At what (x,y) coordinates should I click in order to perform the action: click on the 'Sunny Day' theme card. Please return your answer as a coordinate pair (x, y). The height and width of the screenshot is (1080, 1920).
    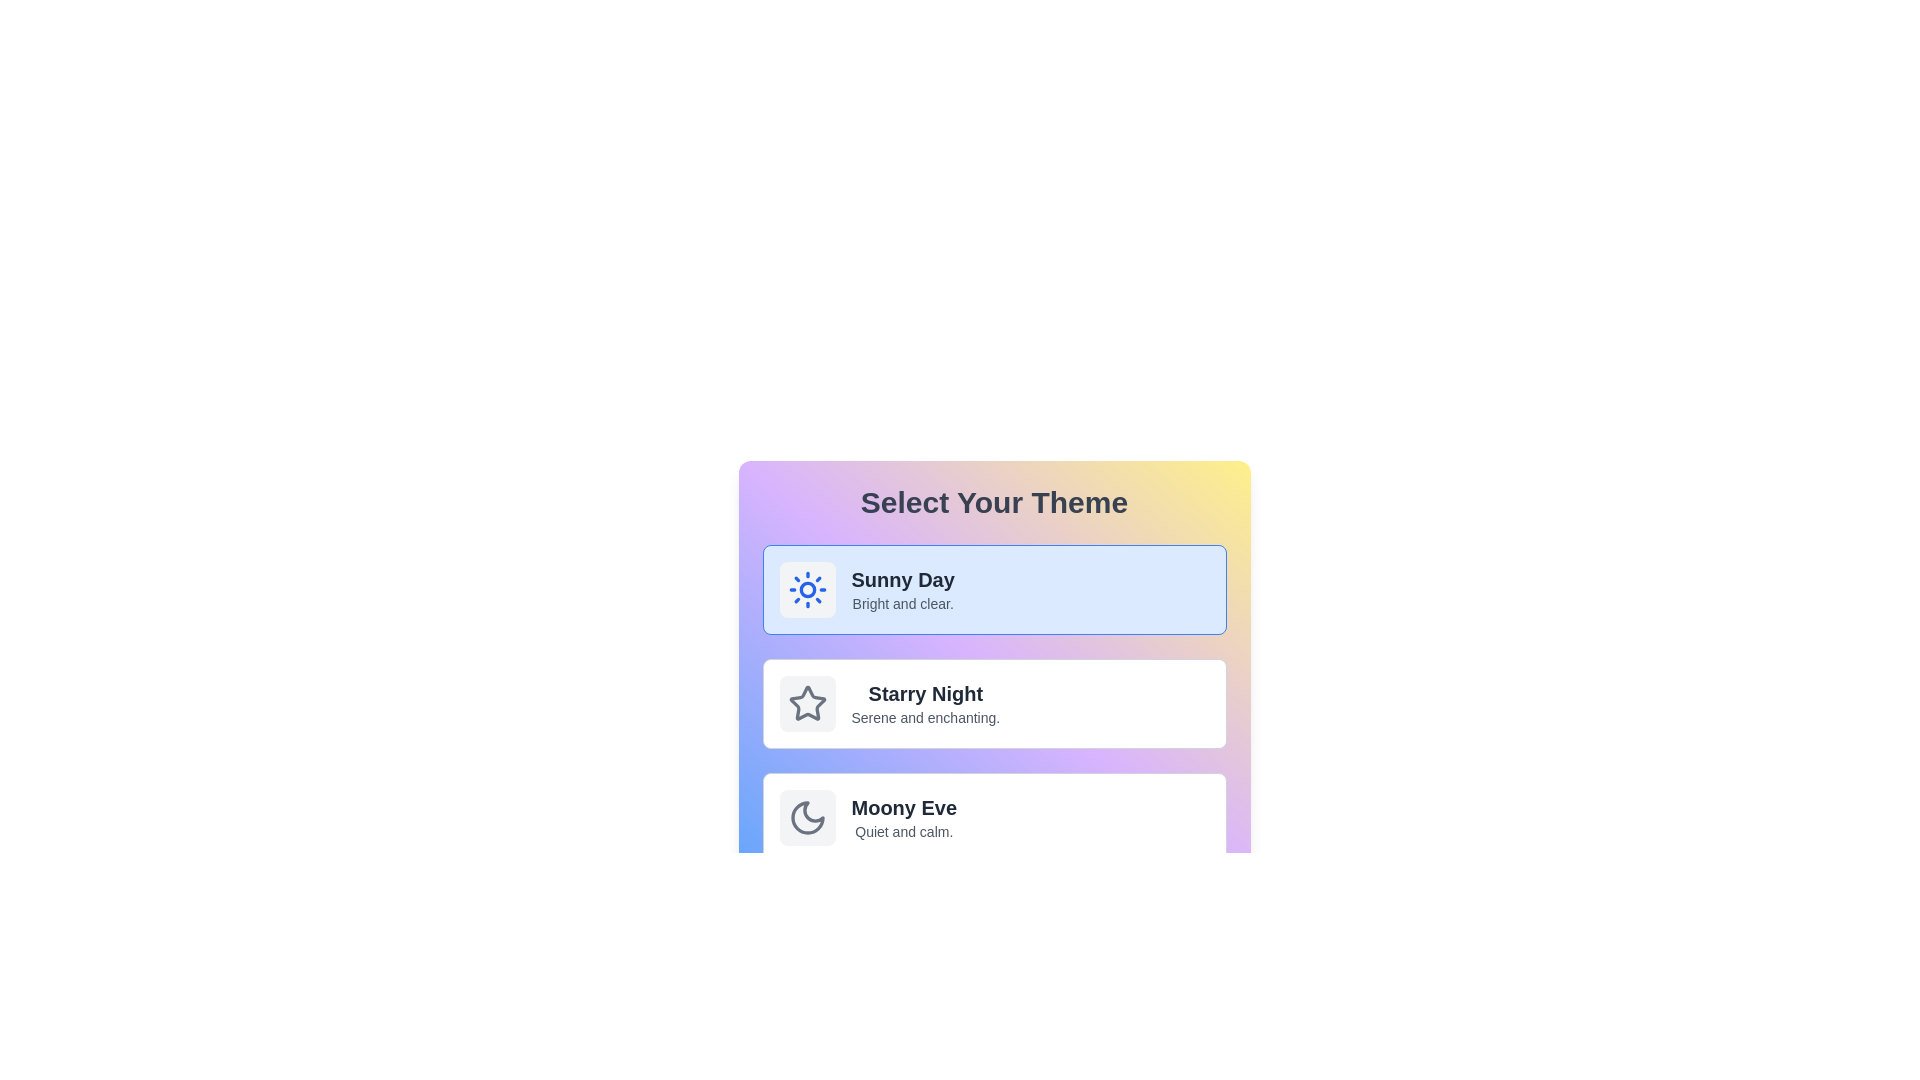
    Looking at the image, I should click on (994, 589).